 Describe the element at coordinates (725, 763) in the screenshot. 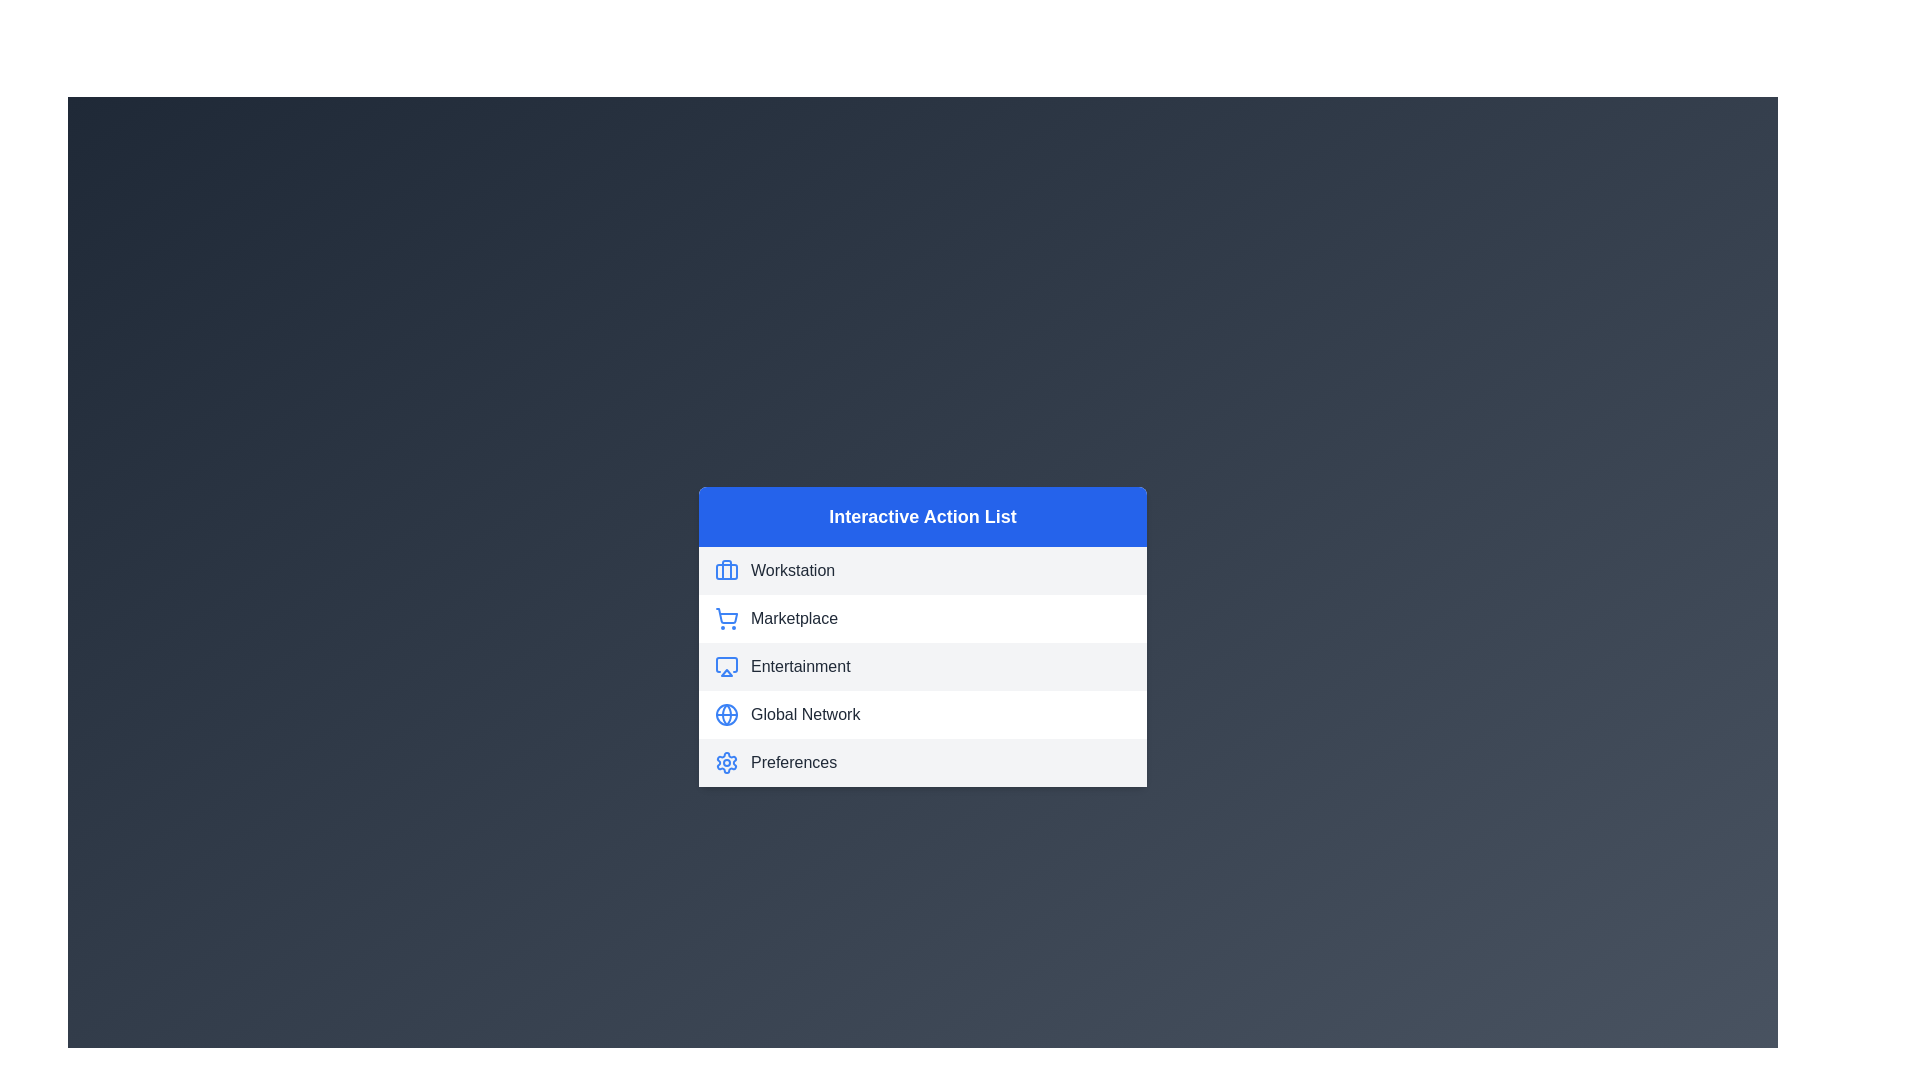

I see `the leftmost icon in the Preferences row of the Interactive Action List` at that location.